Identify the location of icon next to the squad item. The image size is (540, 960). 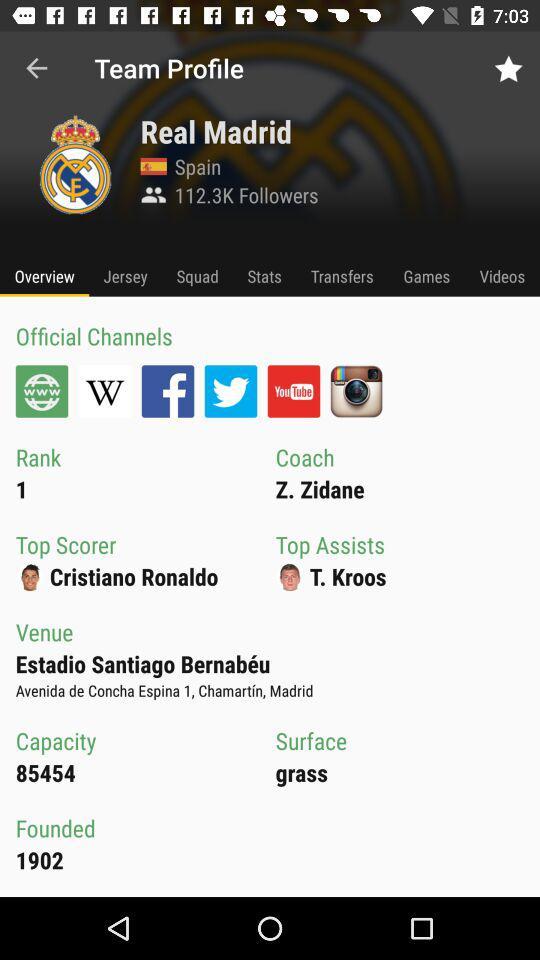
(264, 275).